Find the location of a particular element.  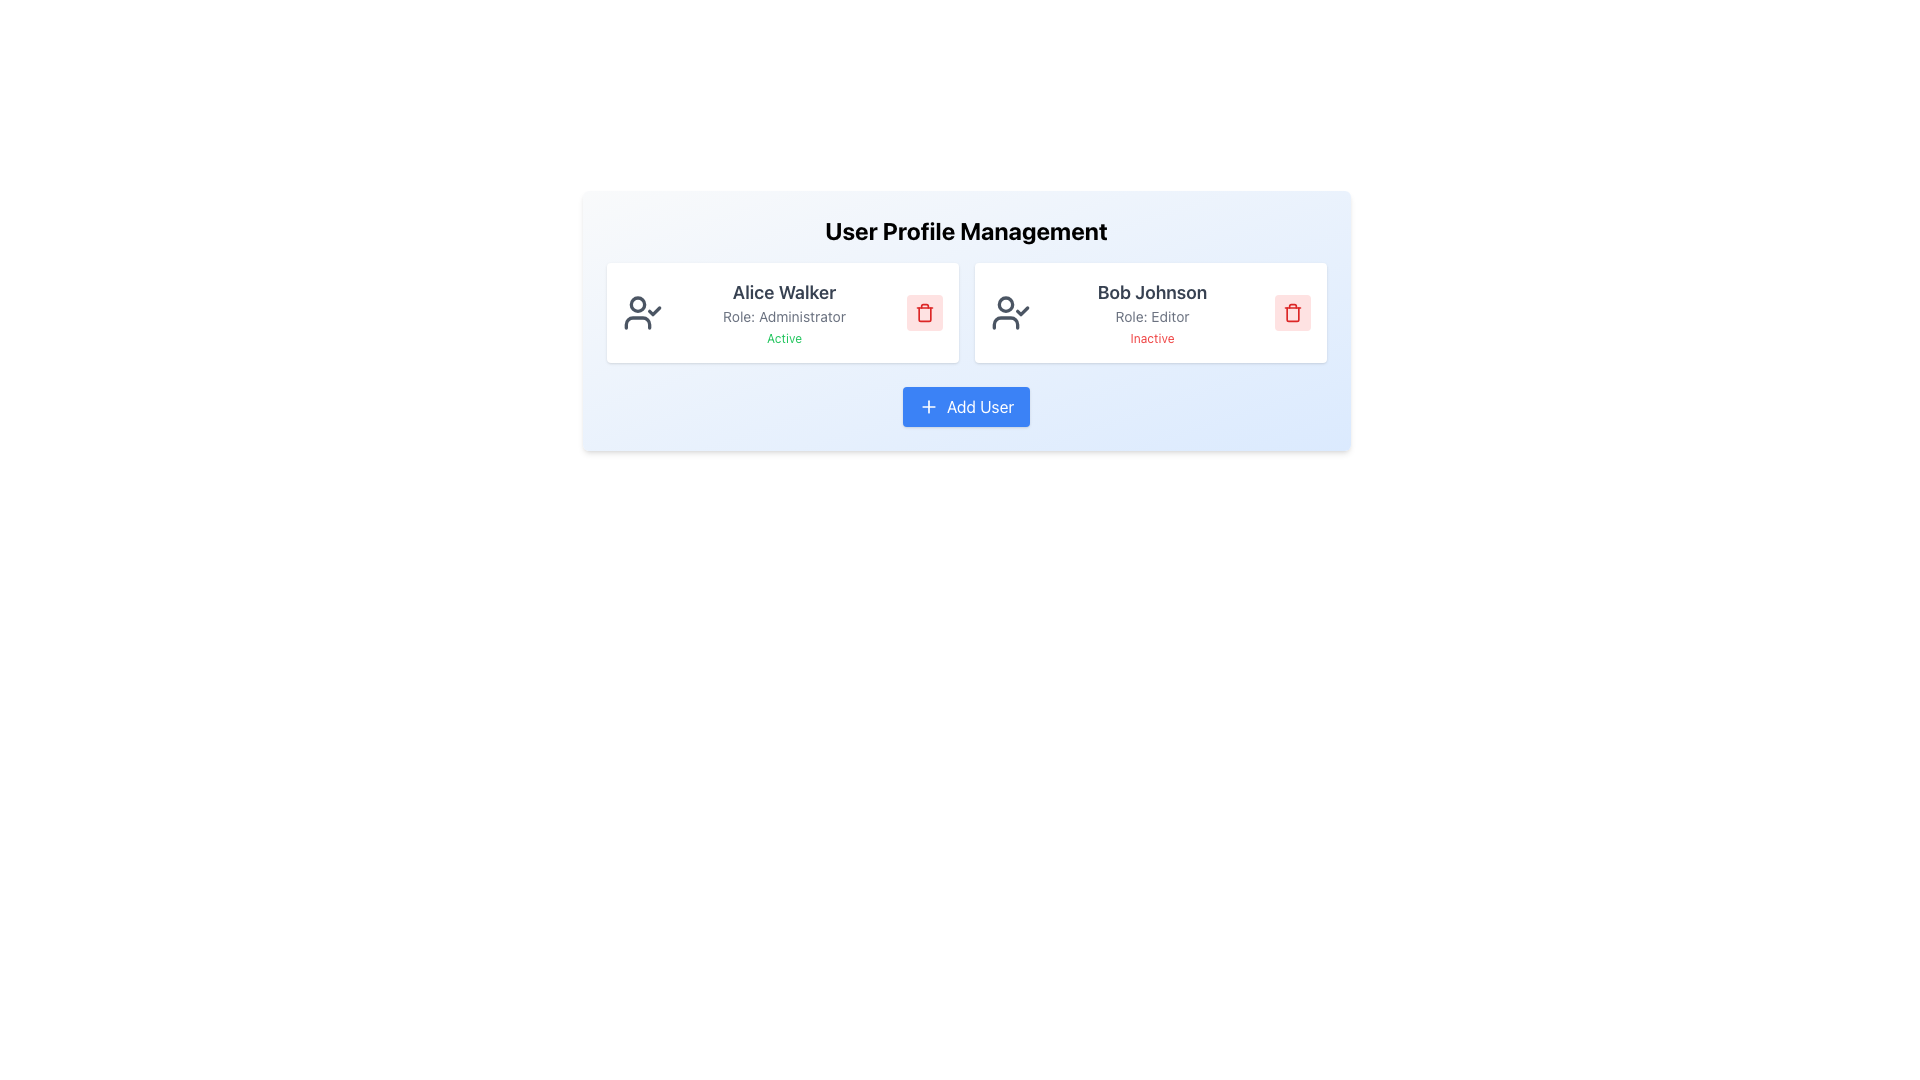

the Text label indicating the role of the user ('Editor') which is positioned between 'Bob Johnson' and 'Inactive' in the user profile card layout is located at coordinates (1152, 315).